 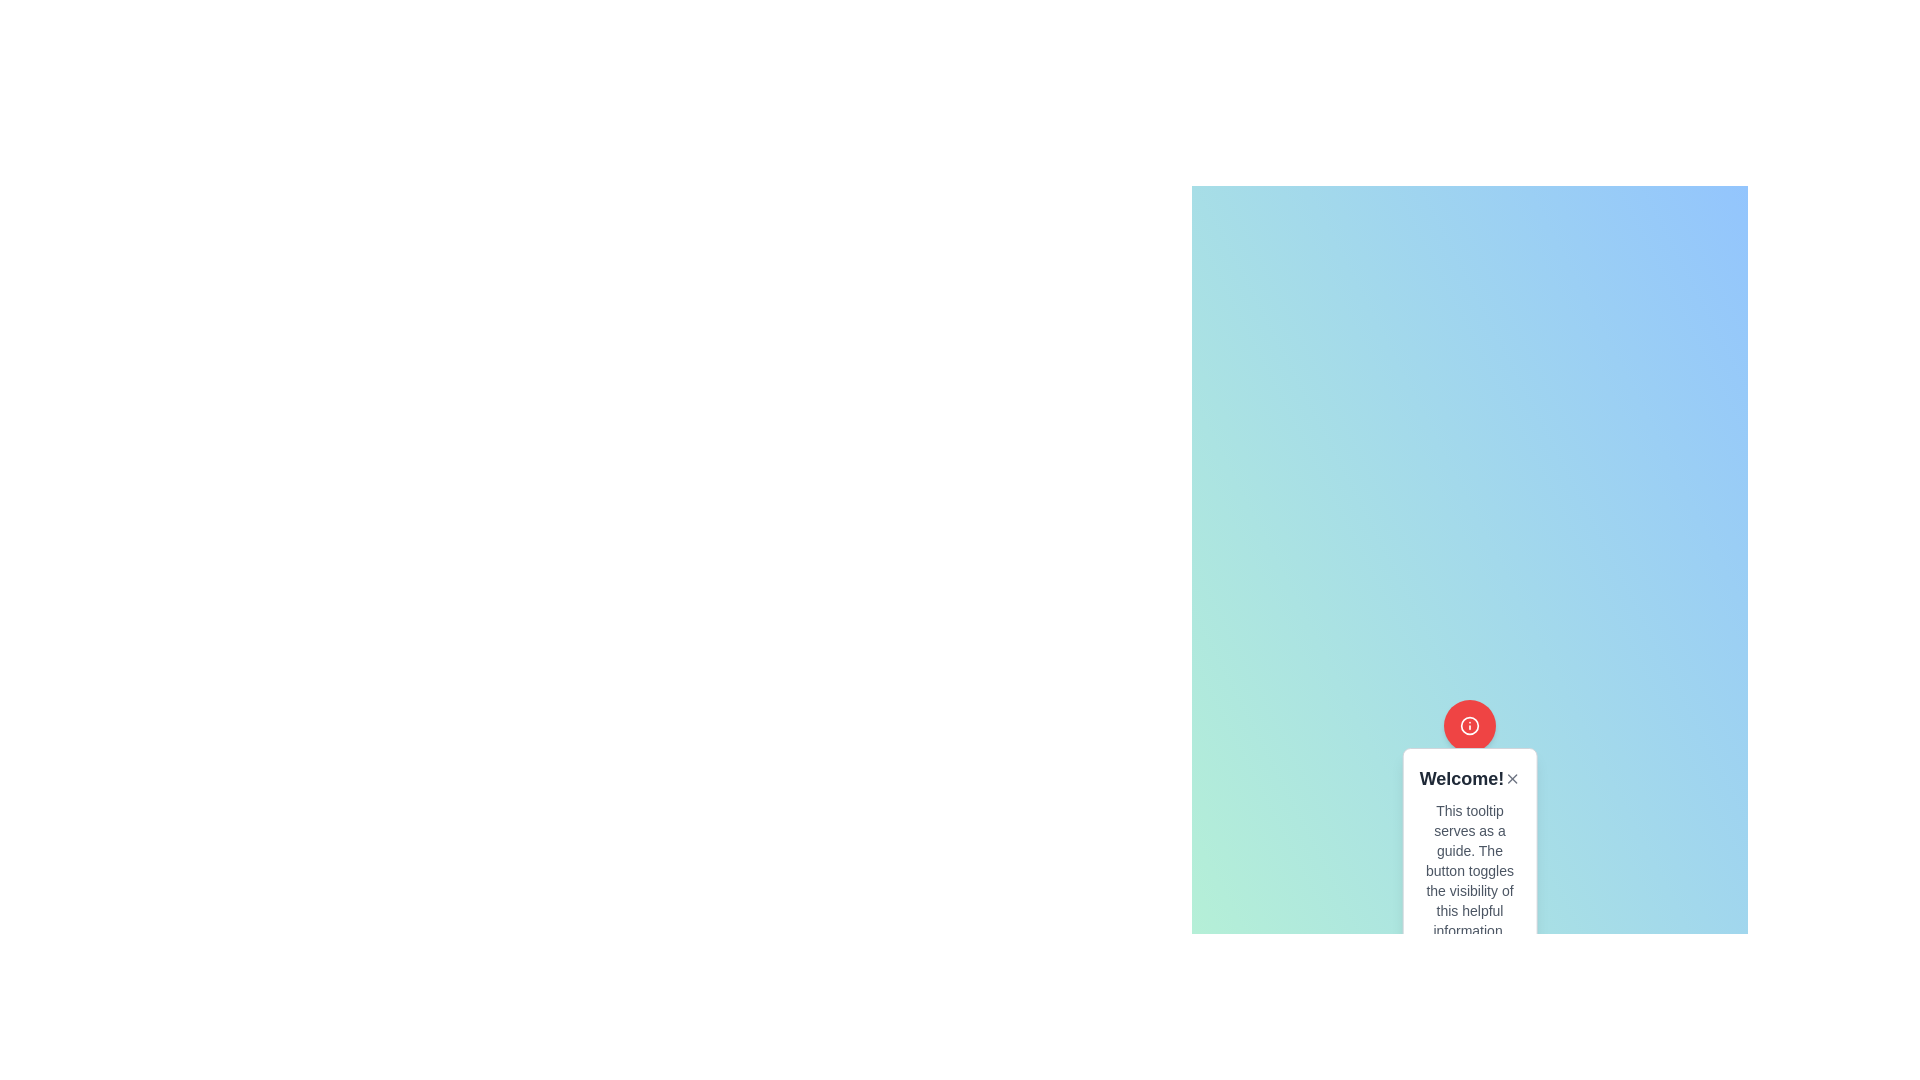 What do you see at coordinates (1462, 778) in the screenshot?
I see `the static text element displaying 'Welcome!' in a tooltip, which is styled with a bold font and dark gray color` at bounding box center [1462, 778].